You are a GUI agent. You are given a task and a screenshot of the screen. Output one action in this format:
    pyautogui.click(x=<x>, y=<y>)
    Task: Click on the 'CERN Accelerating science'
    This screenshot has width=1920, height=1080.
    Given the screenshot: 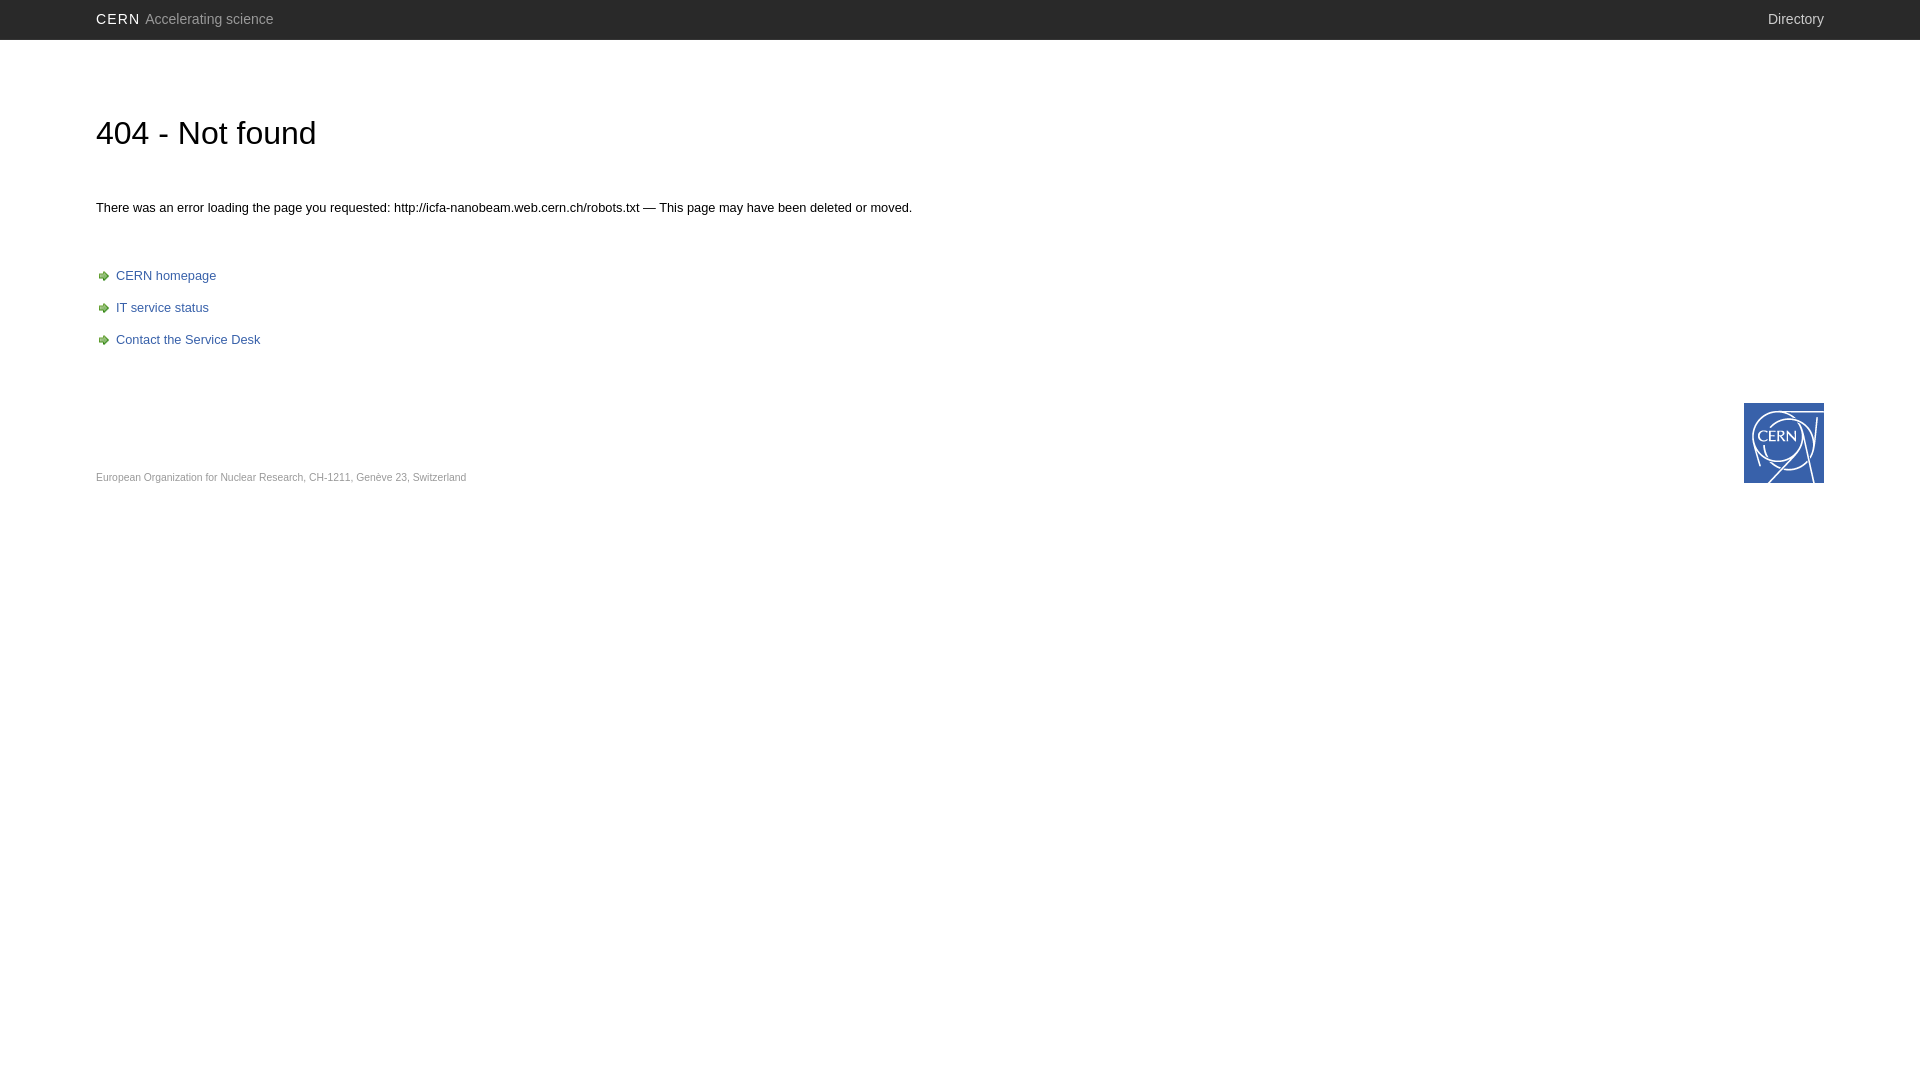 What is the action you would take?
    pyautogui.click(x=185, y=19)
    